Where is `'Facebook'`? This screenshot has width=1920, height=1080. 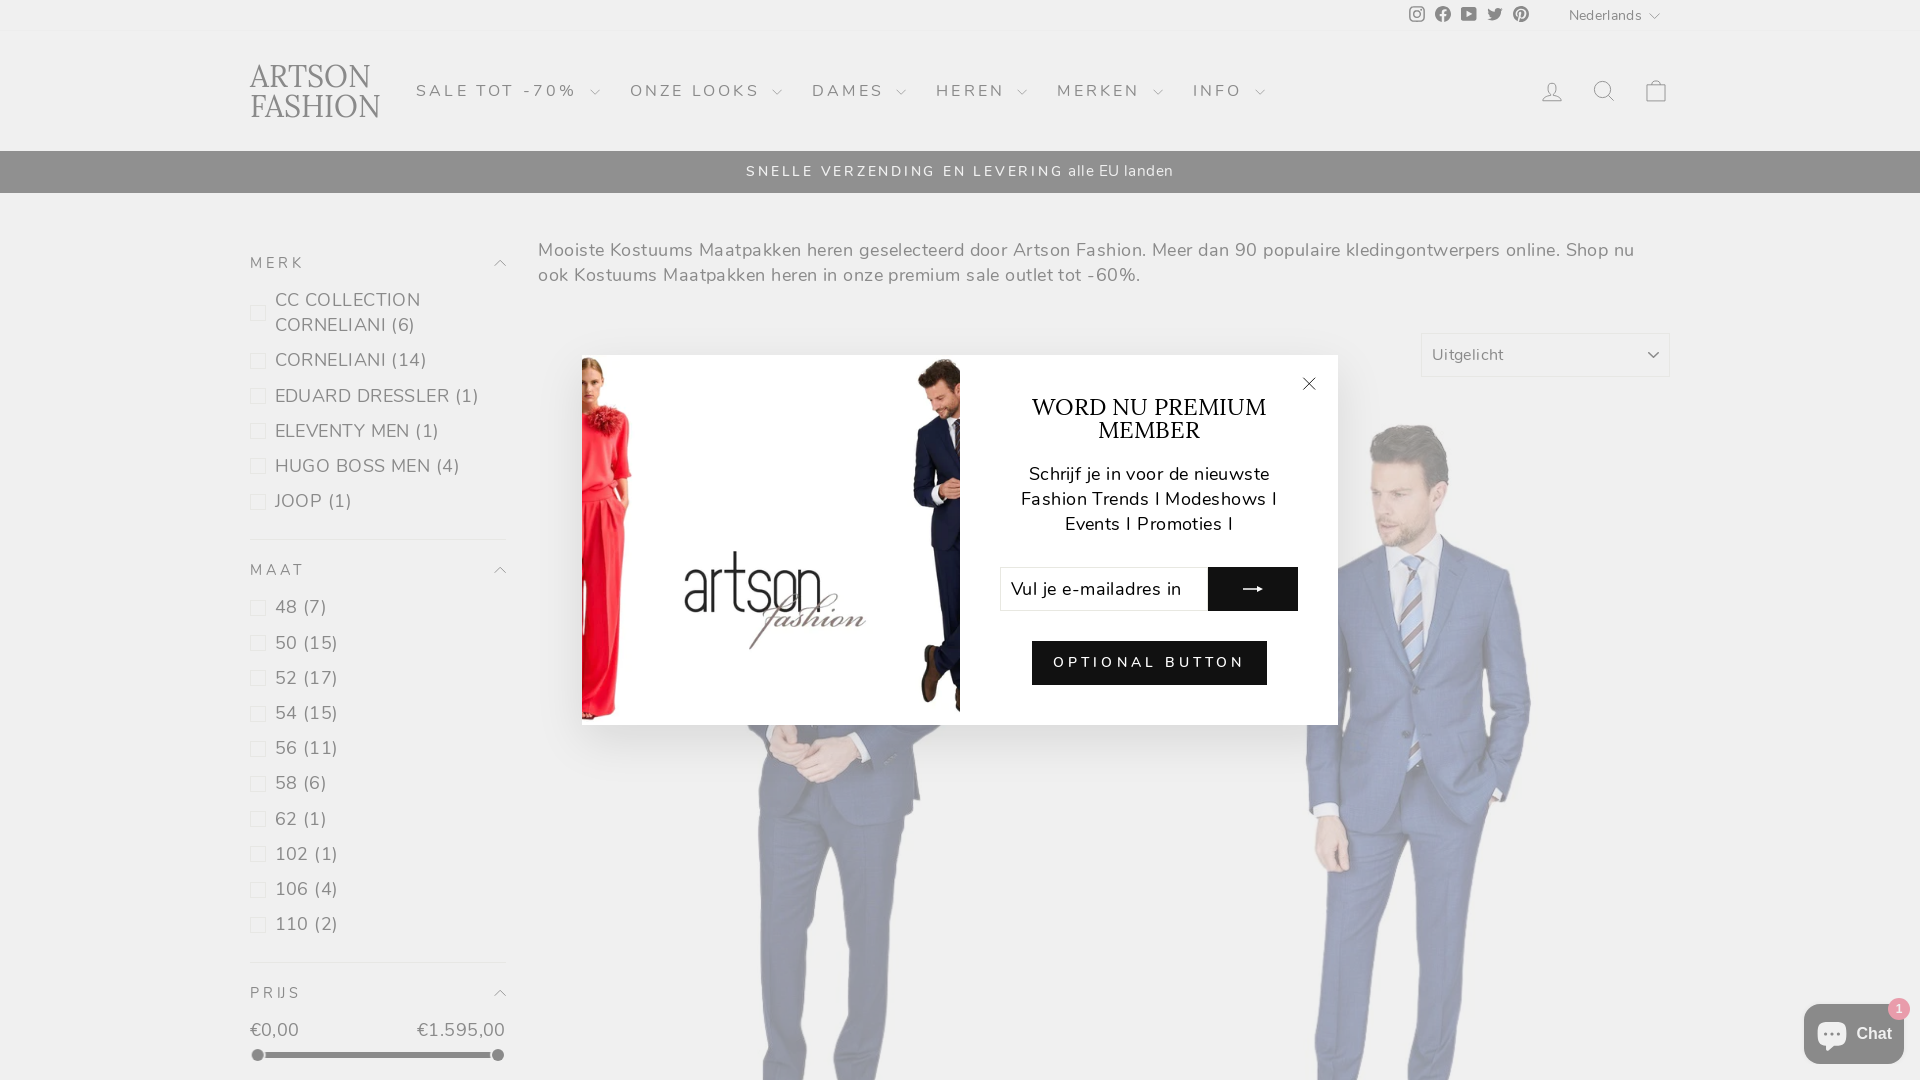 'Facebook' is located at coordinates (1443, 15).